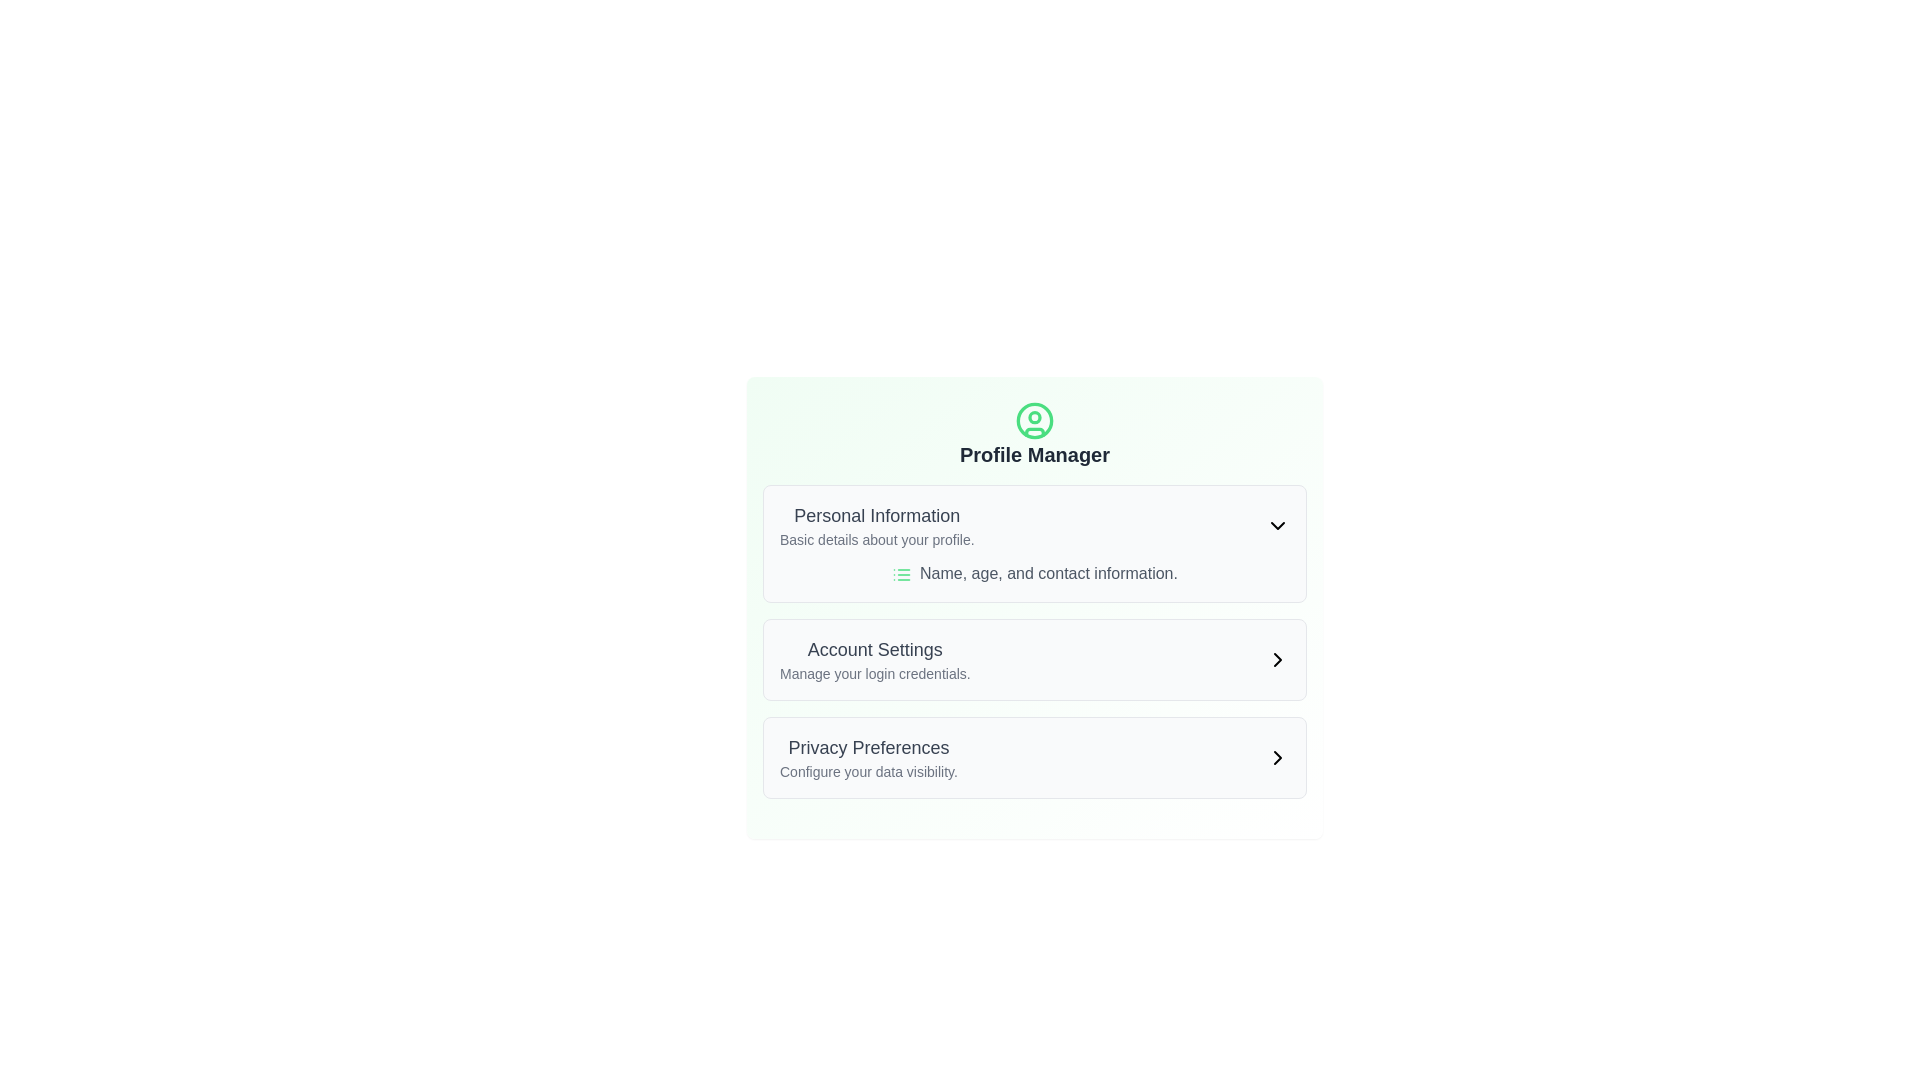 Image resolution: width=1920 pixels, height=1080 pixels. Describe the element at coordinates (1035, 419) in the screenshot. I see `the circular user icon with a green outline located above the 'Profile Manager' header` at that location.